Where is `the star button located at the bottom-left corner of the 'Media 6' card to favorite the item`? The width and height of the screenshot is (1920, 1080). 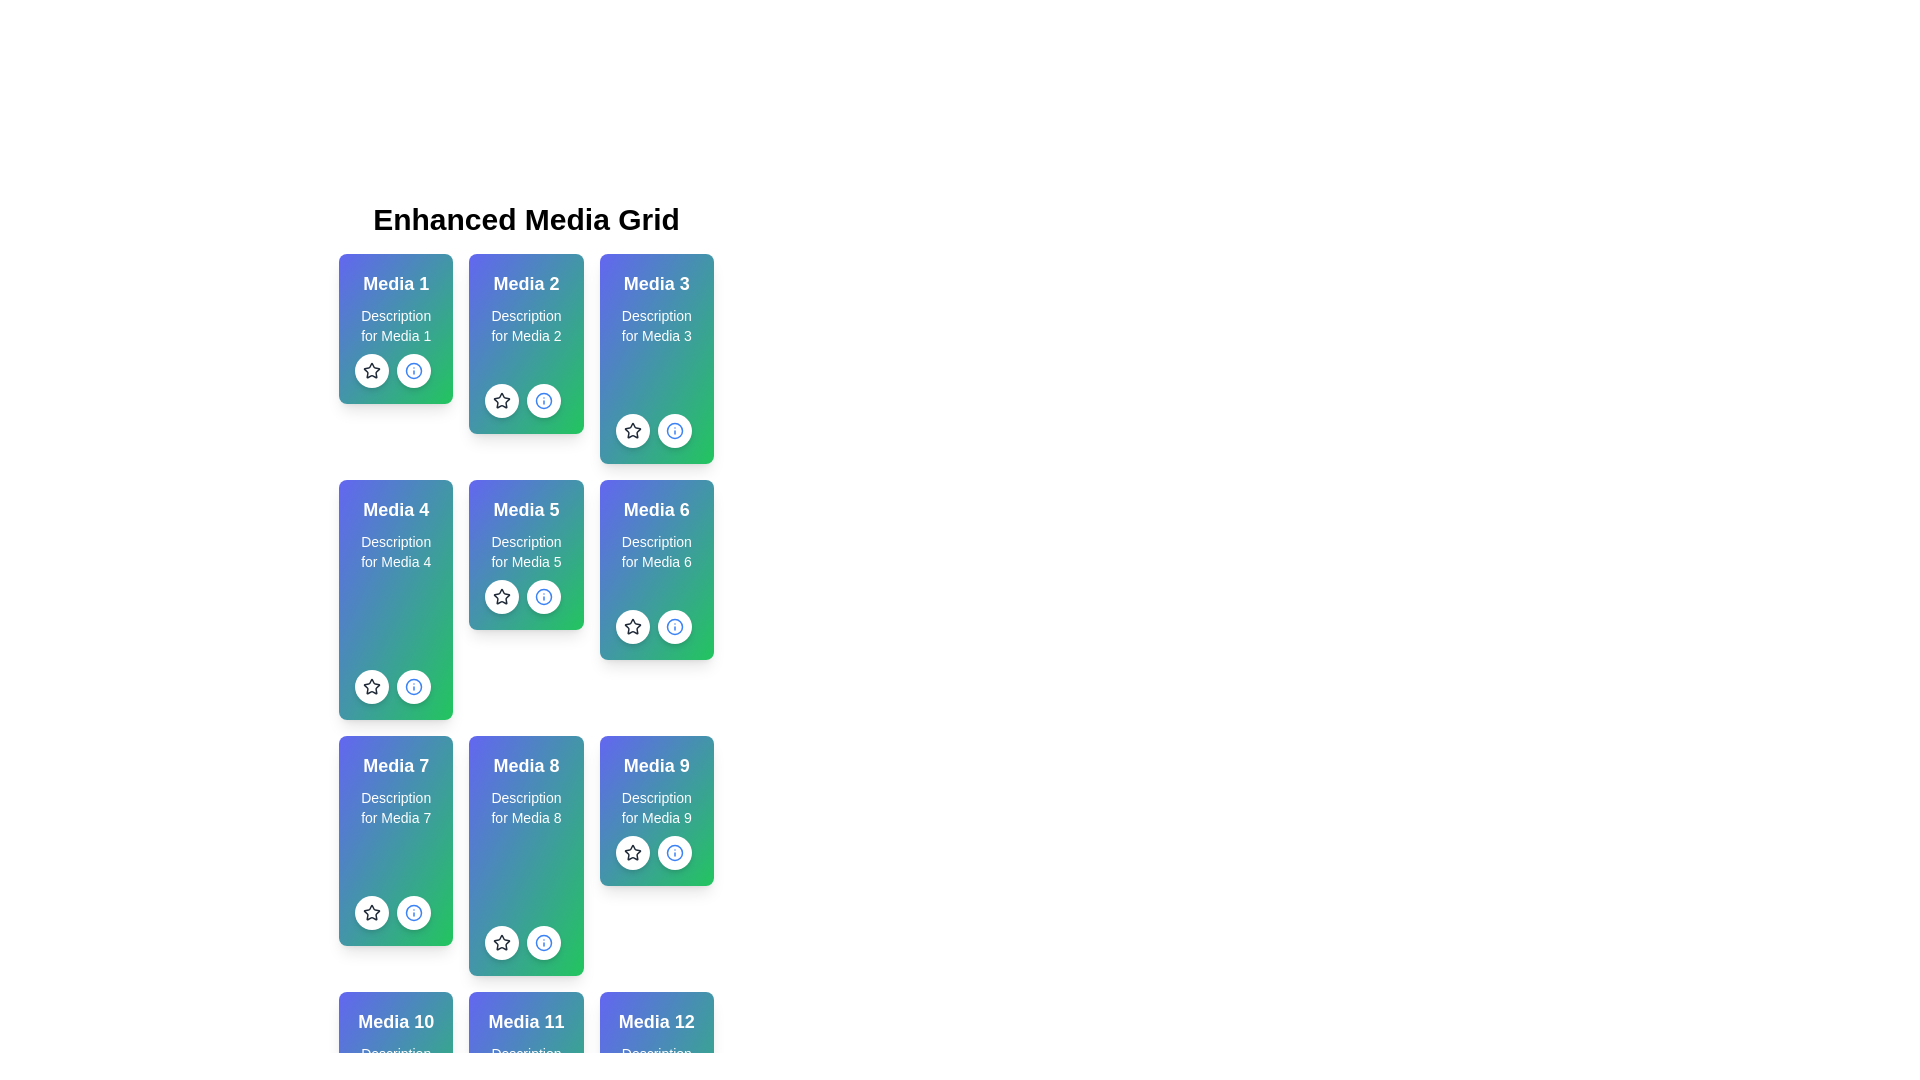 the star button located at the bottom-left corner of the 'Media 6' card to favorite the item is located at coordinates (631, 626).